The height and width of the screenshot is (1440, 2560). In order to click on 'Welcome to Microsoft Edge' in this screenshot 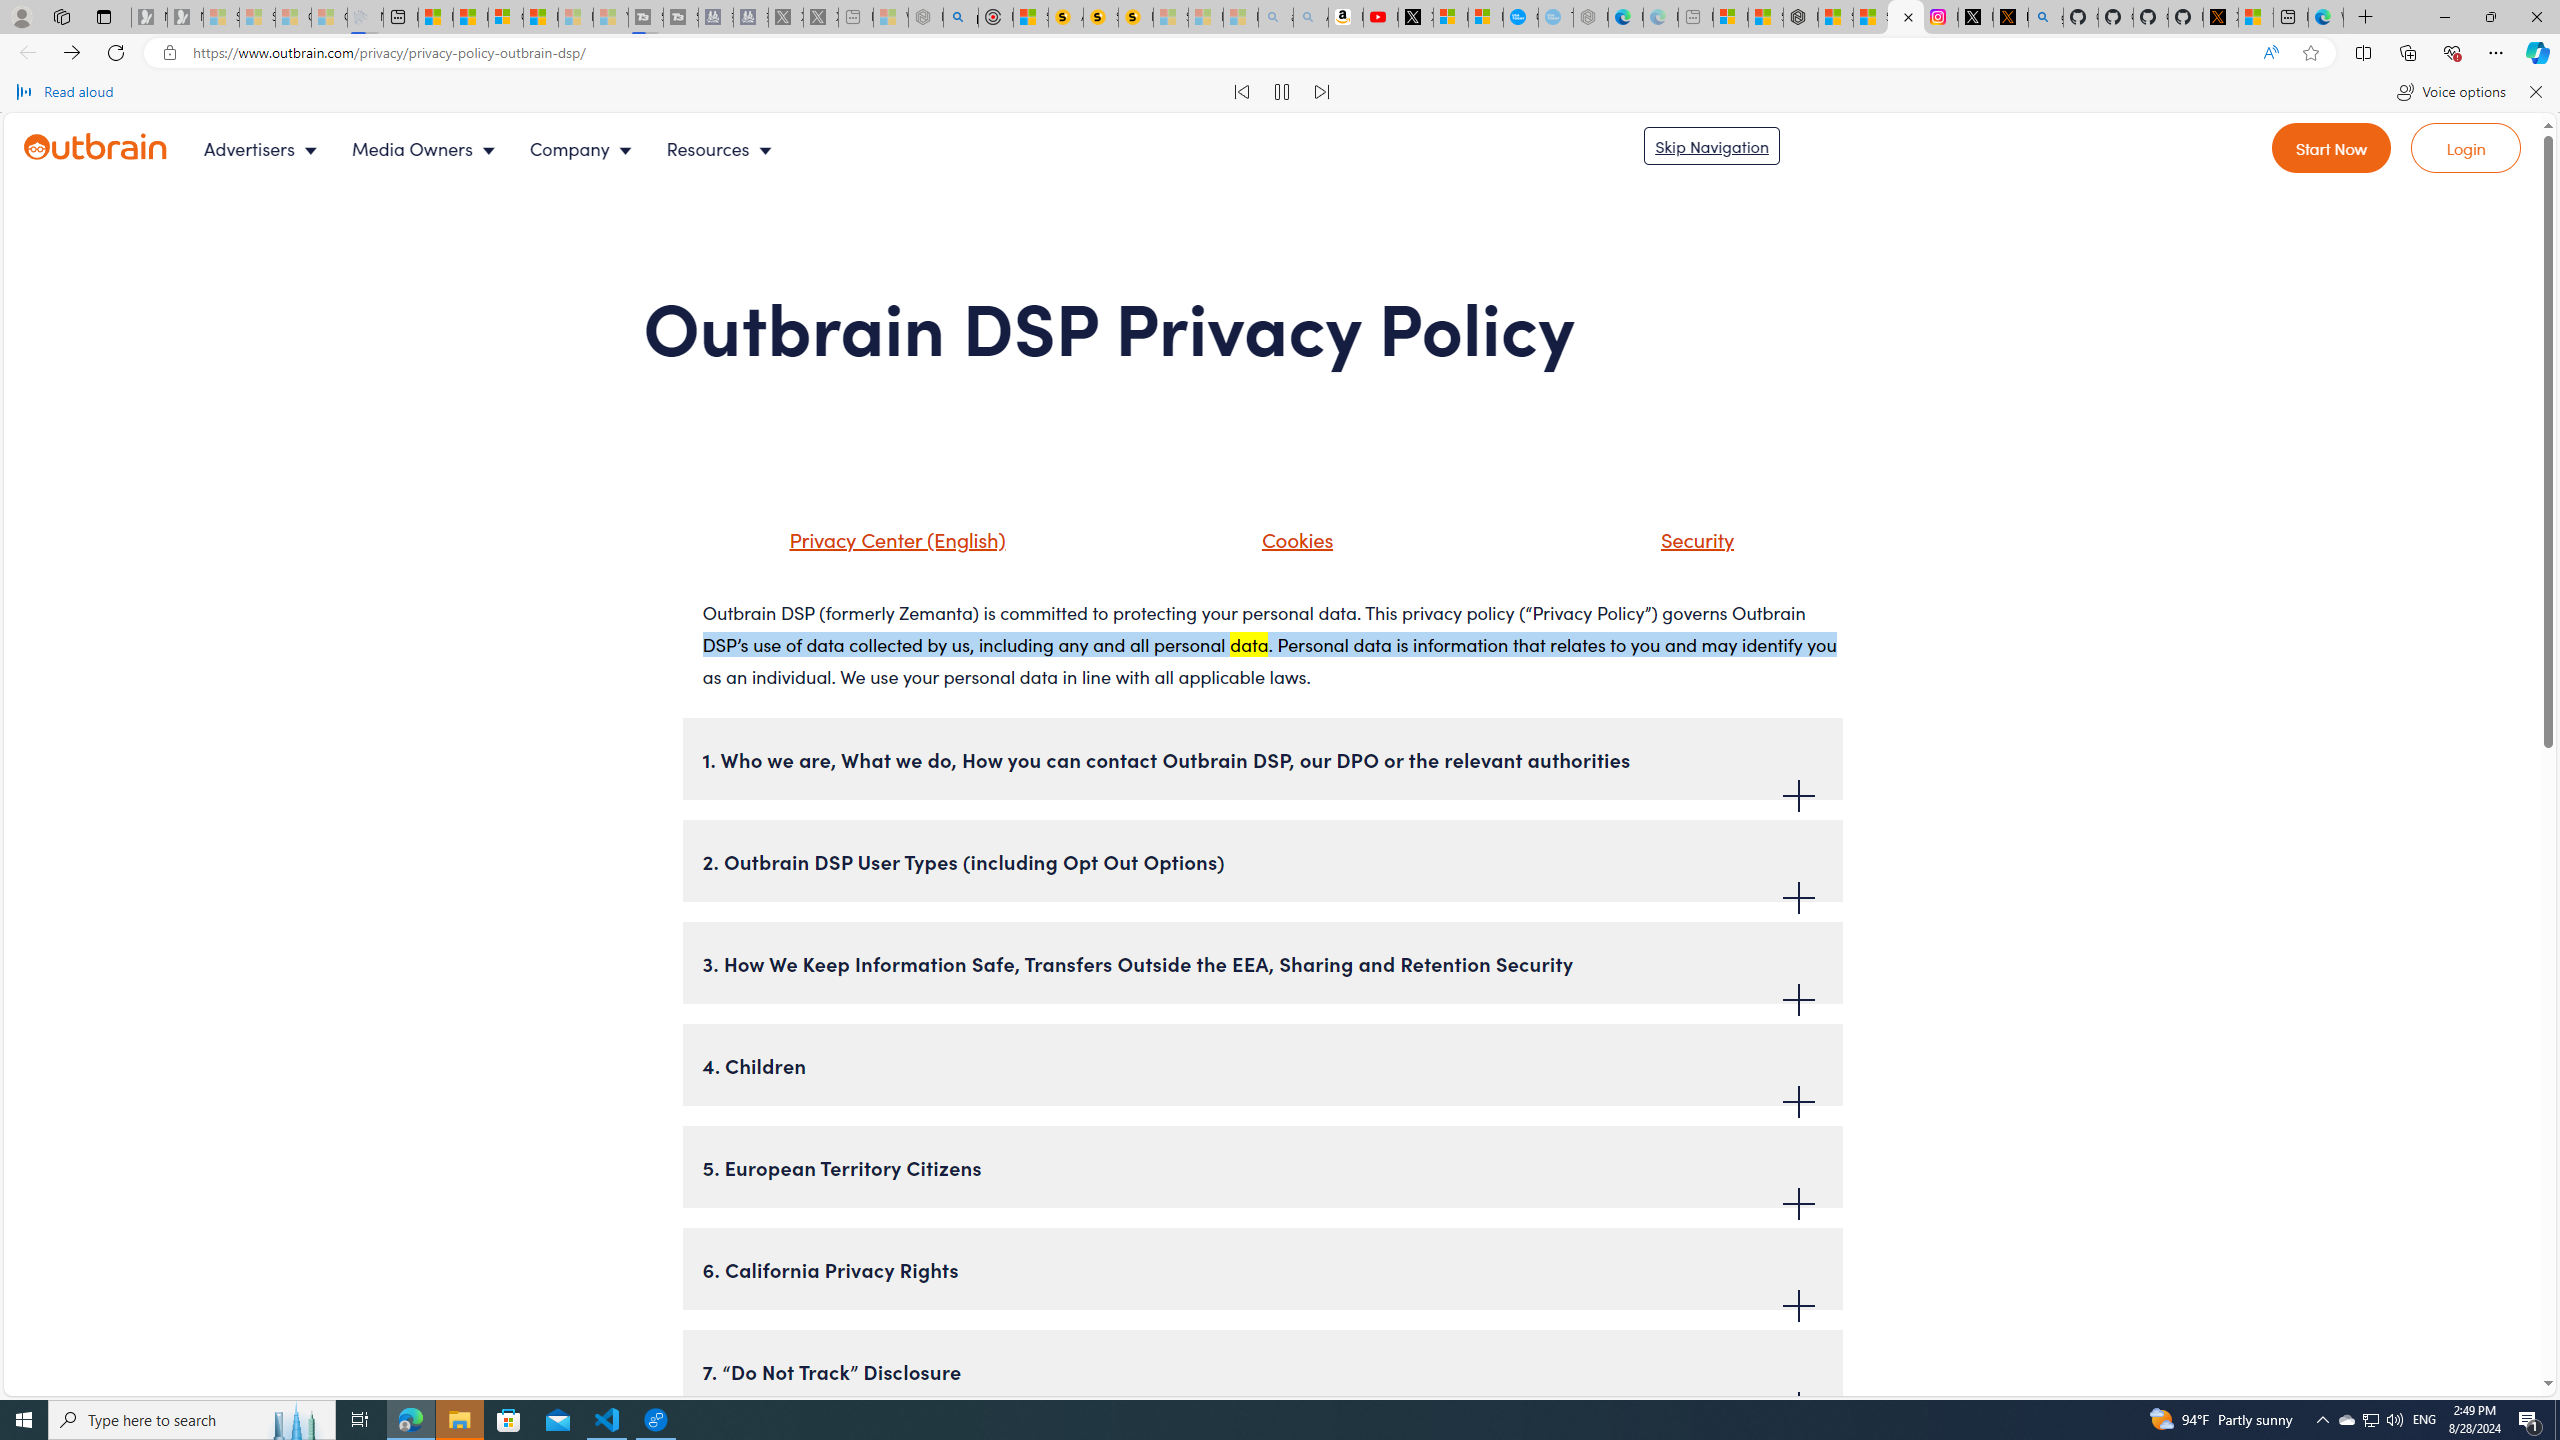, I will do `click(2324, 16)`.